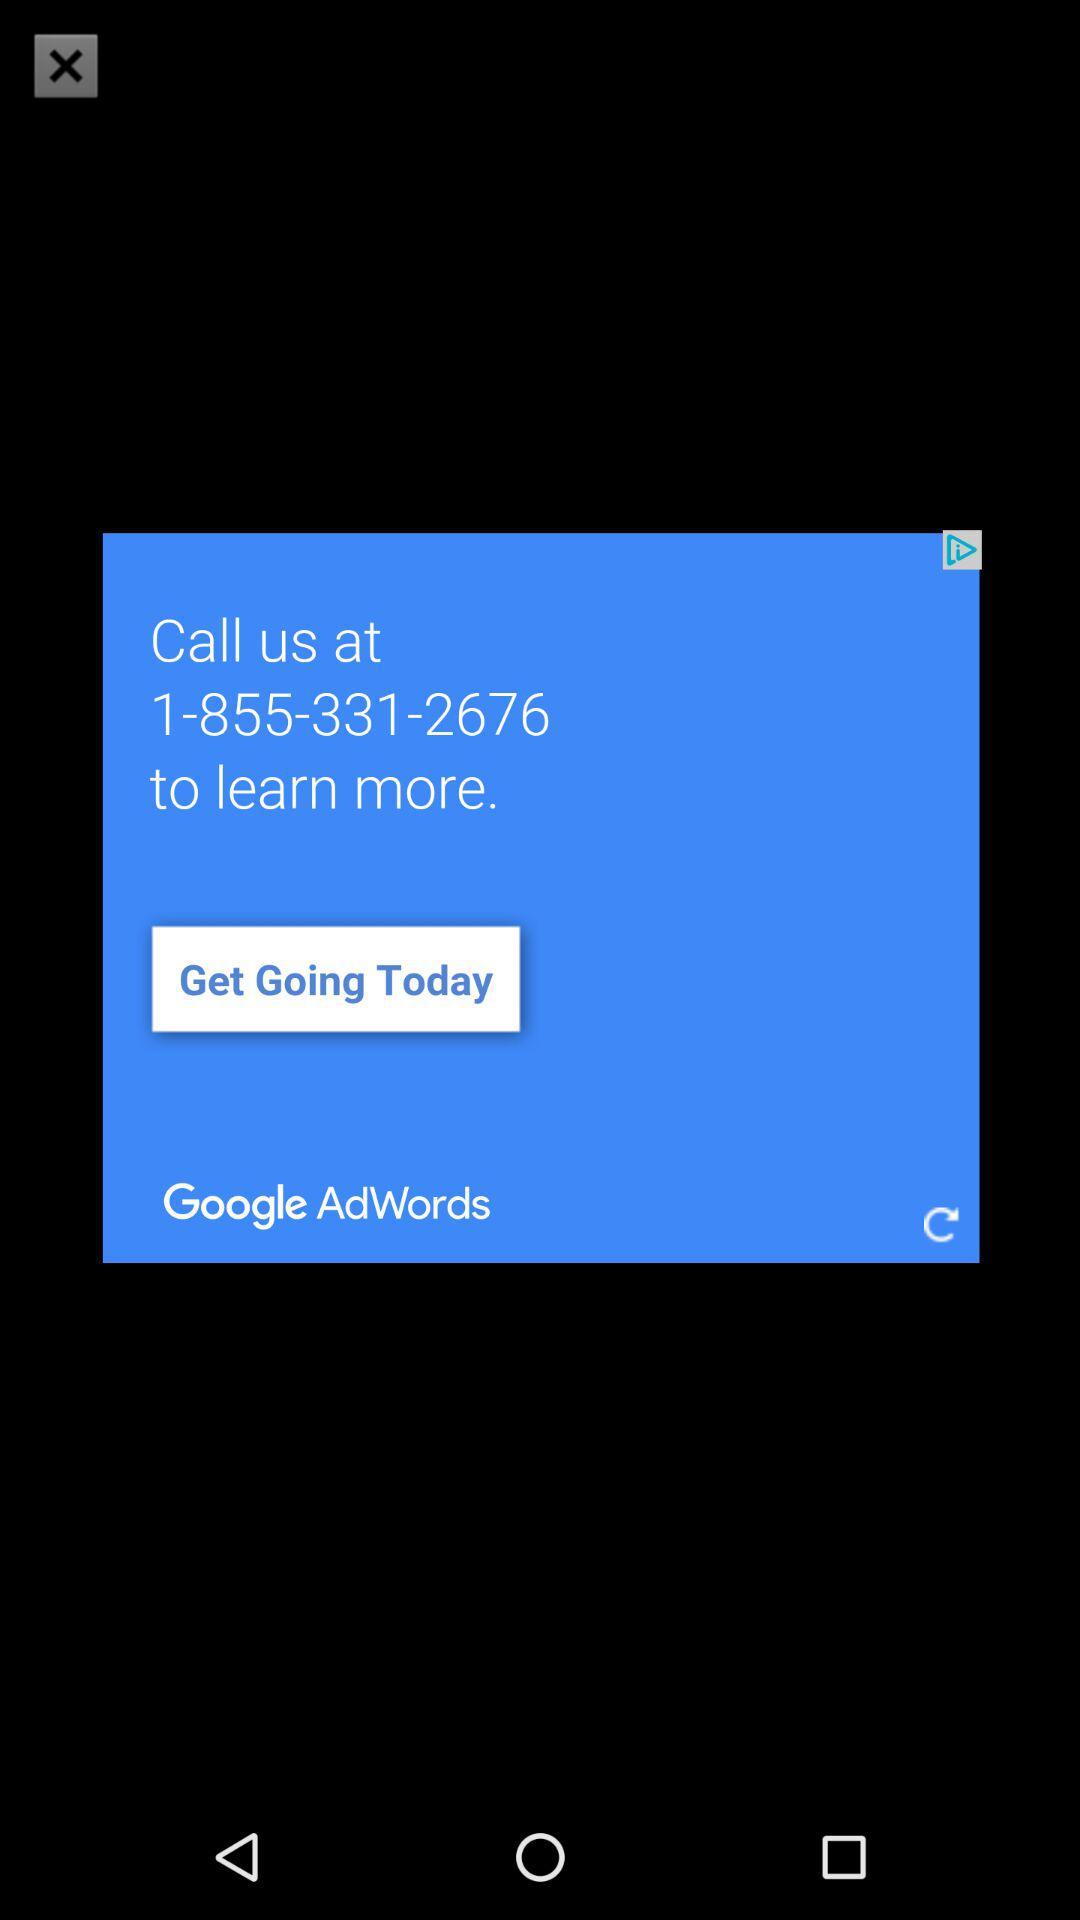 This screenshot has width=1080, height=1920. What do you see at coordinates (91, 97) in the screenshot?
I see `the close icon` at bounding box center [91, 97].